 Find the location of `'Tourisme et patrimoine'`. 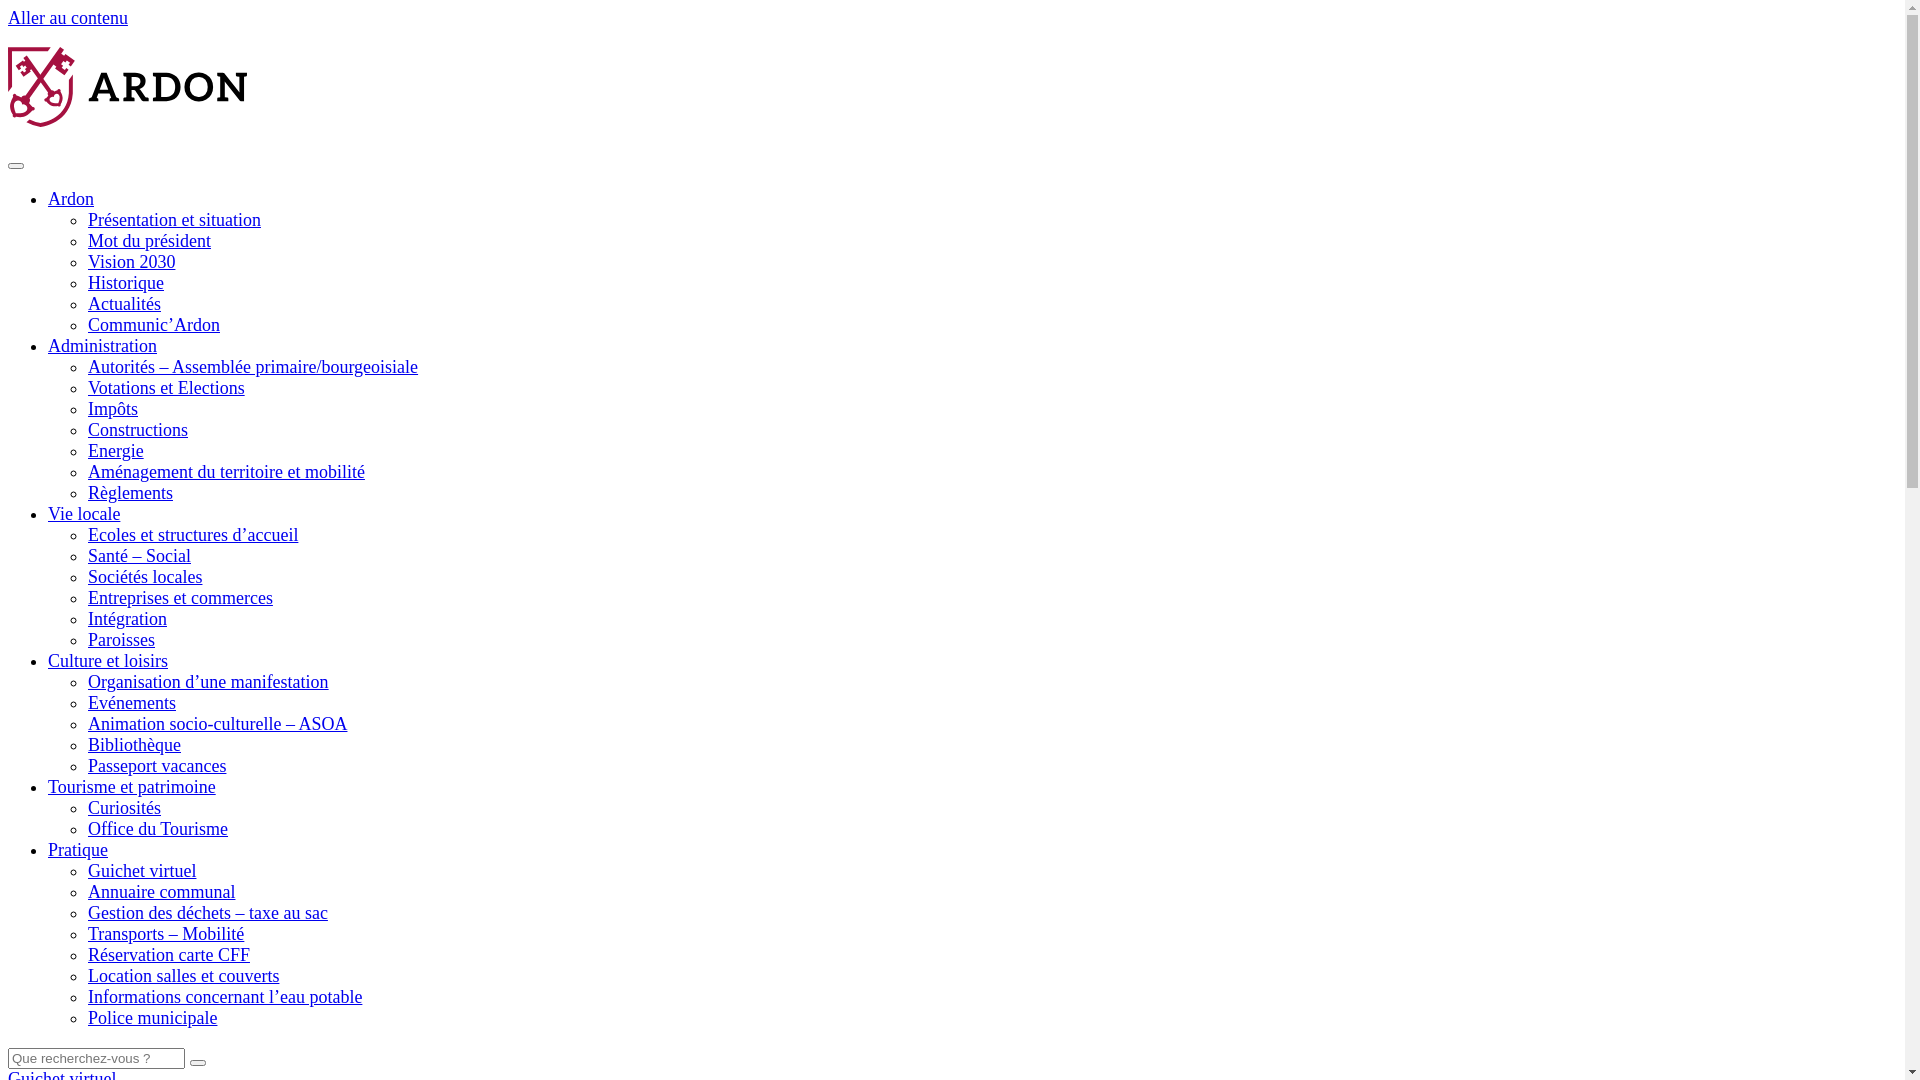

'Tourisme et patrimoine' is located at coordinates (131, 785).